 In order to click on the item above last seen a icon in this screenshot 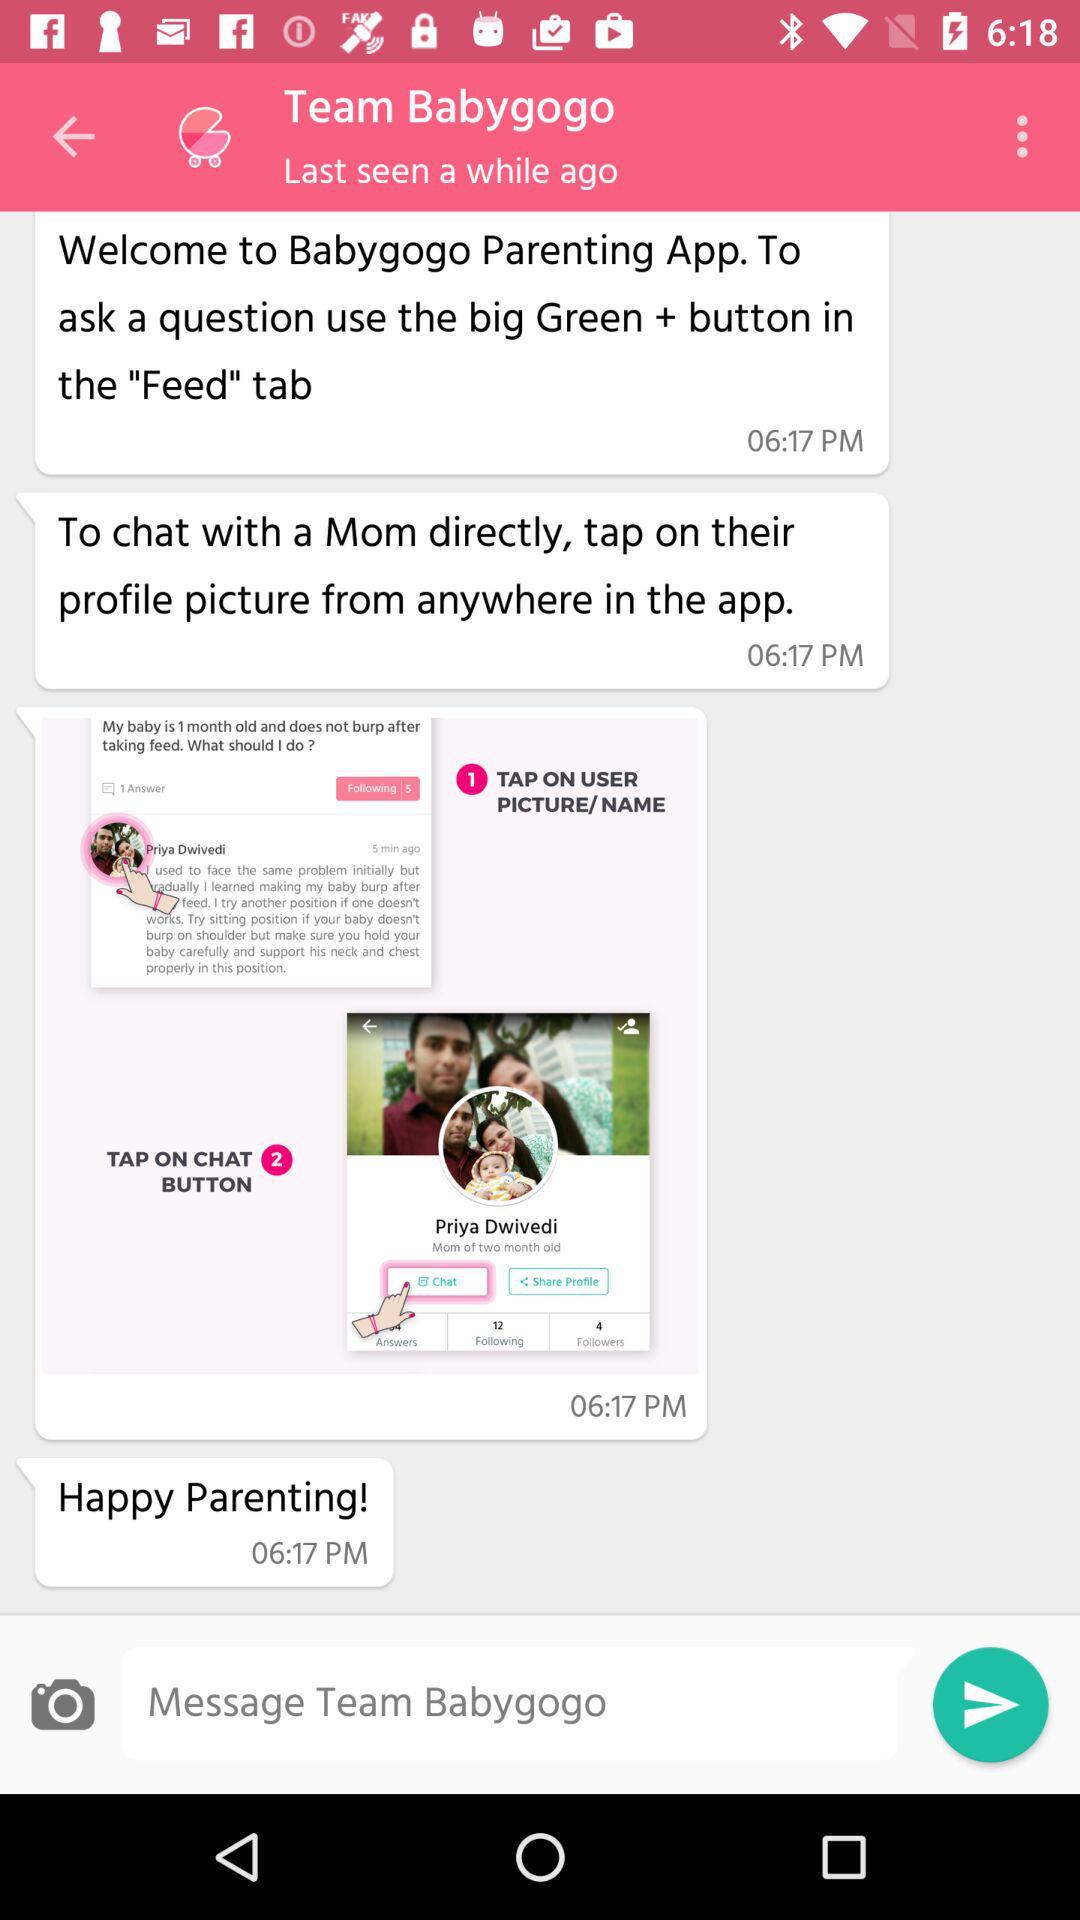, I will do `click(448, 108)`.